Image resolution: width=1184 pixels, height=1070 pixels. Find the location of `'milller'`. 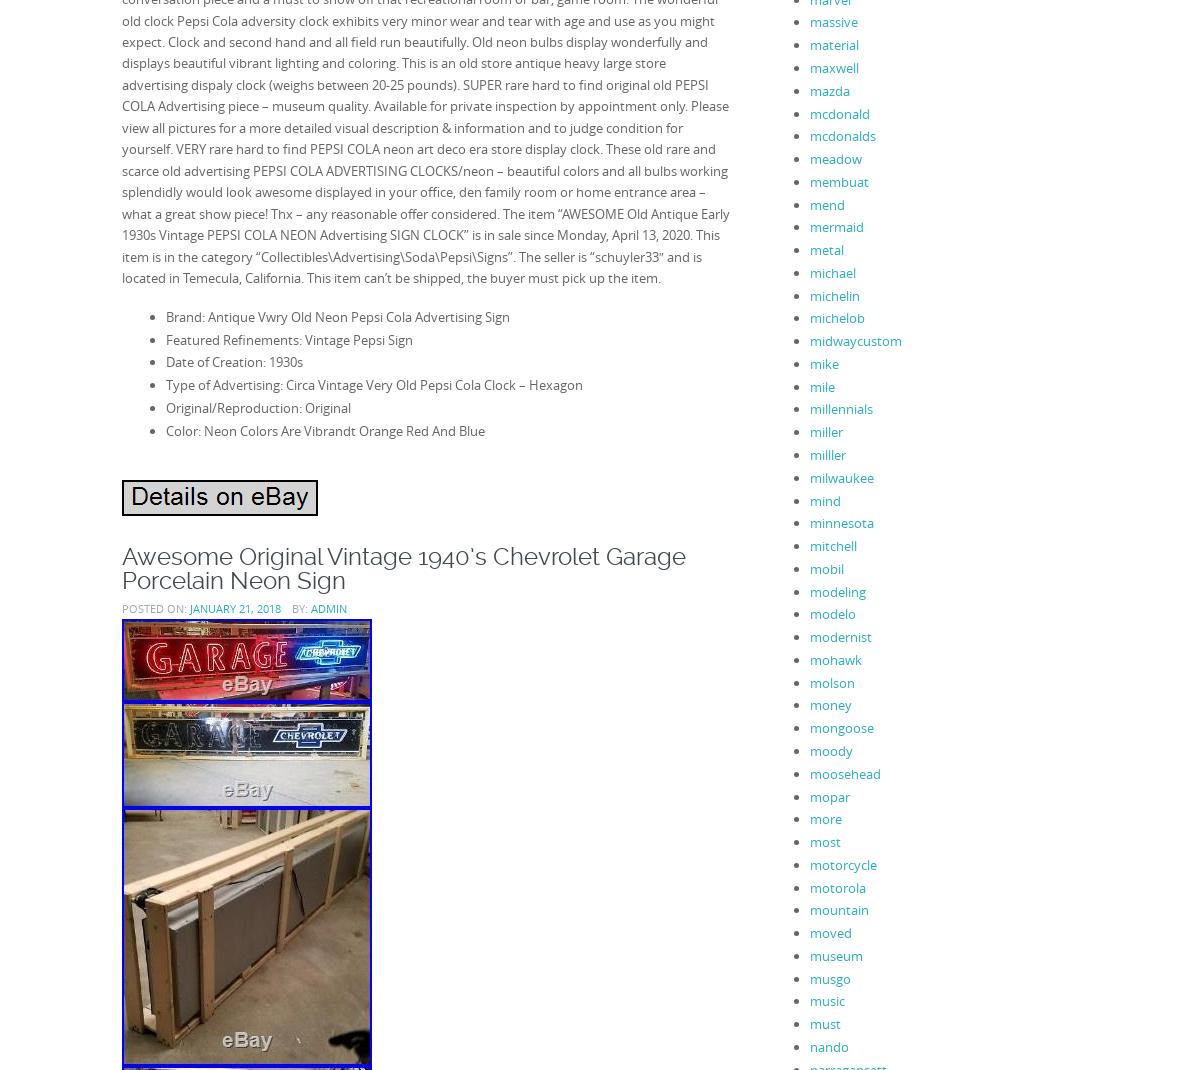

'milller' is located at coordinates (827, 454).